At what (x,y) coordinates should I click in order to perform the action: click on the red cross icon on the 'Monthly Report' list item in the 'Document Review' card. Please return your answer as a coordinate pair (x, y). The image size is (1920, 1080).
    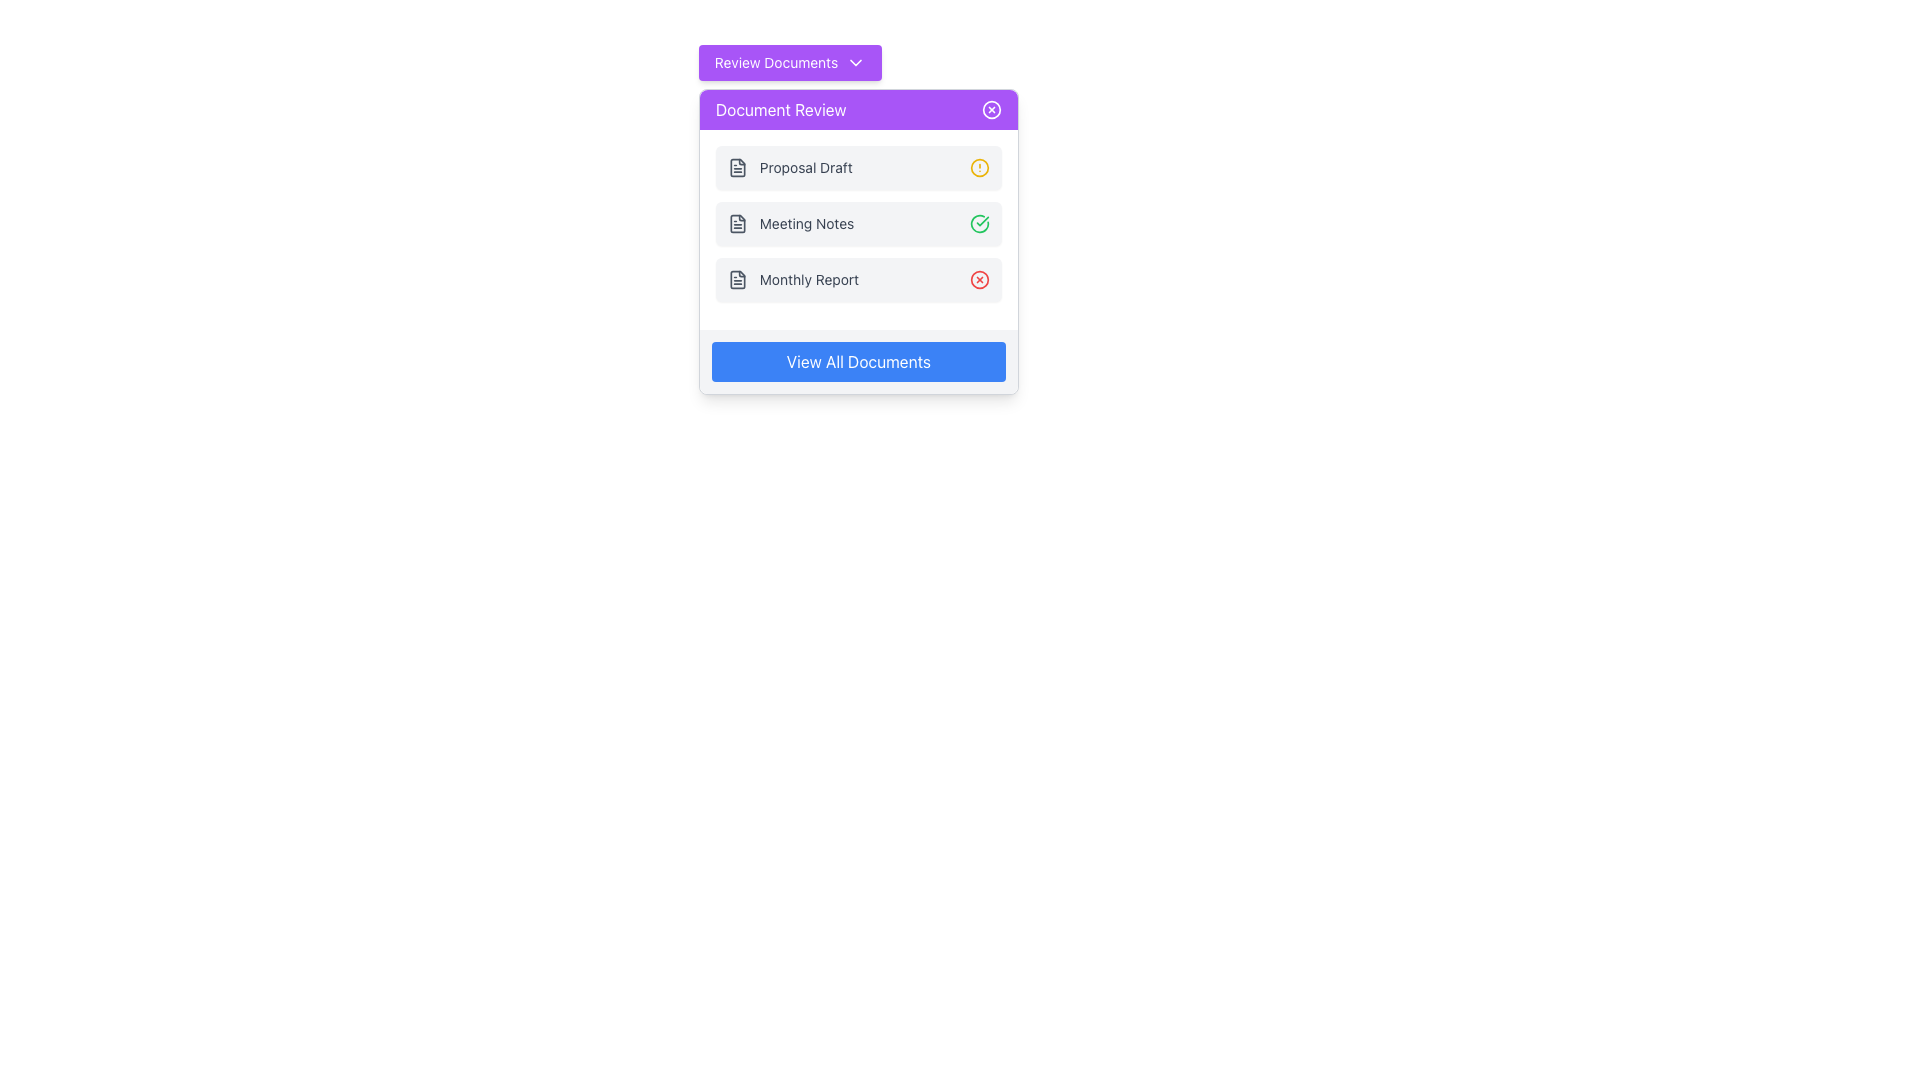
    Looking at the image, I should click on (858, 280).